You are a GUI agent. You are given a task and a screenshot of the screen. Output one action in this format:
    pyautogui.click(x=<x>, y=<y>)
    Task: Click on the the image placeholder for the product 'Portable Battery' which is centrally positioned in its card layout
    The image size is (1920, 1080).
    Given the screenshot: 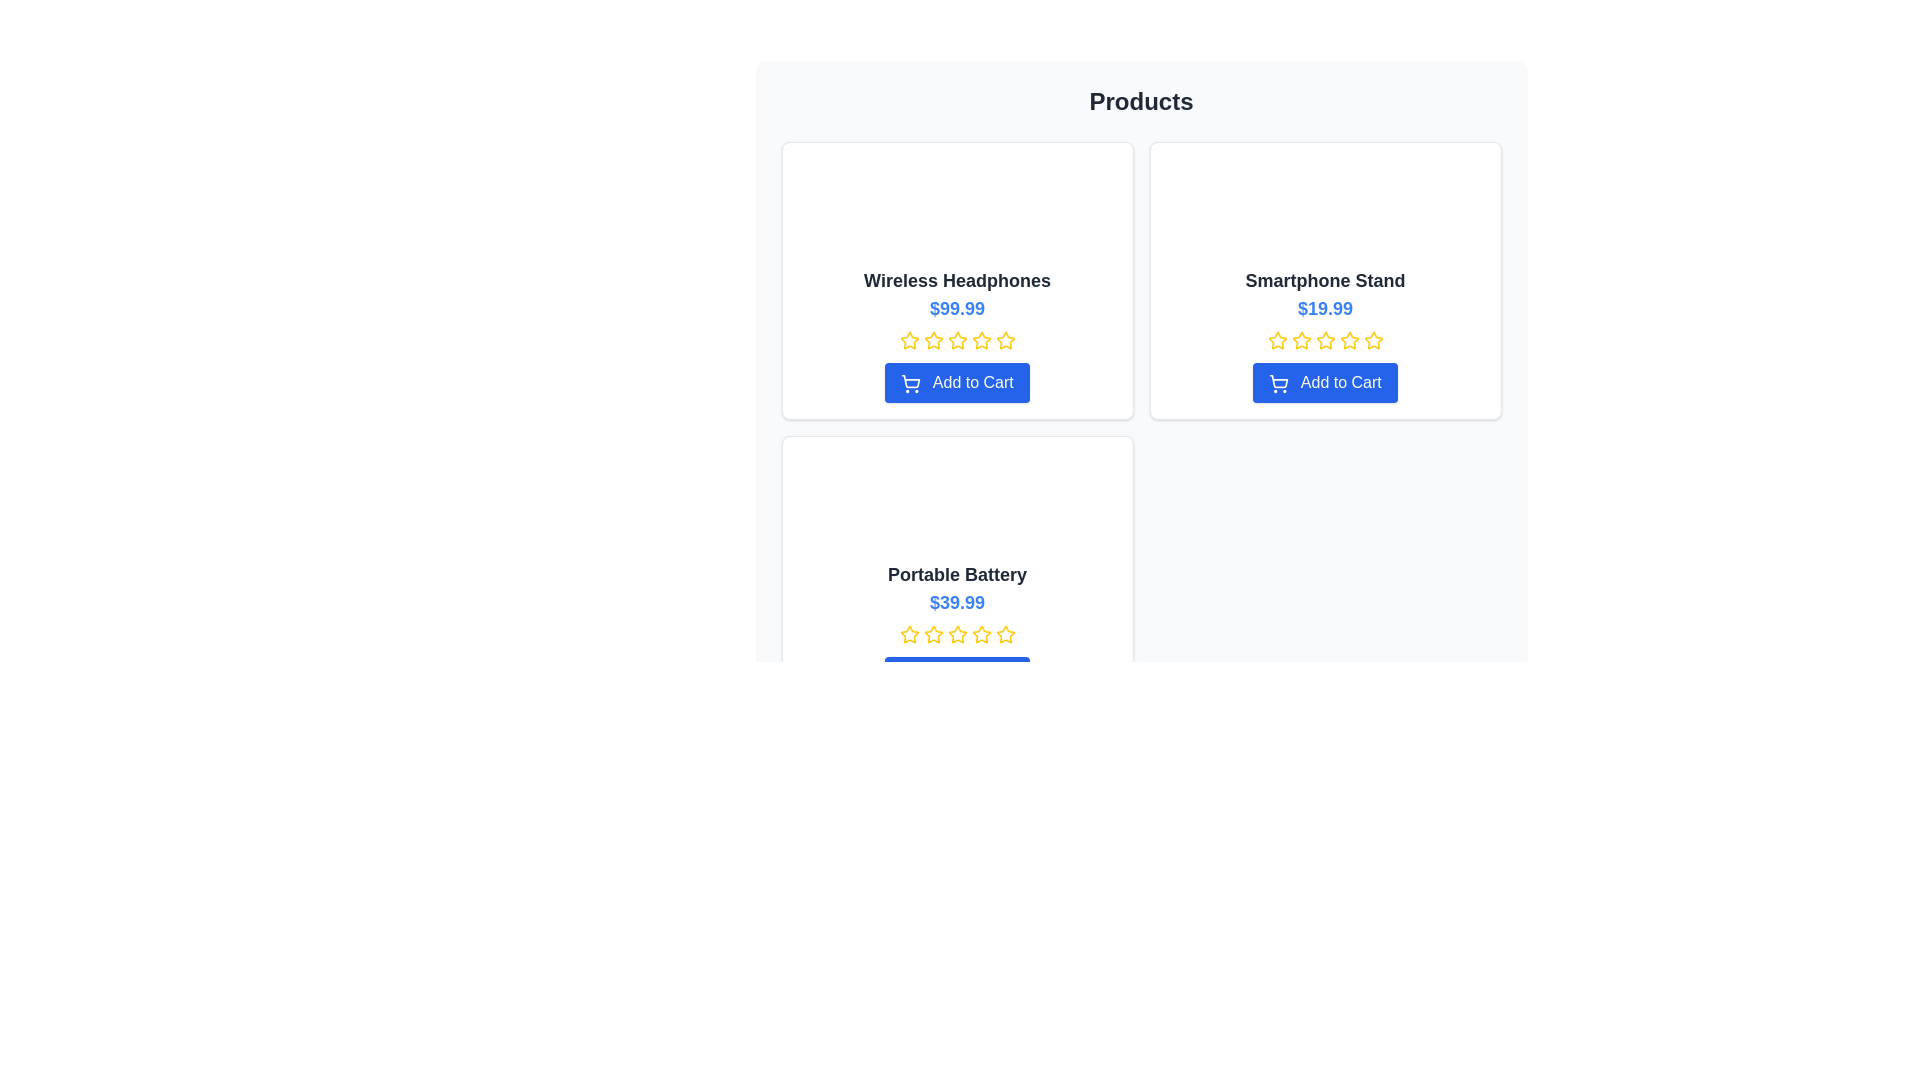 What is the action you would take?
    pyautogui.click(x=956, y=500)
    